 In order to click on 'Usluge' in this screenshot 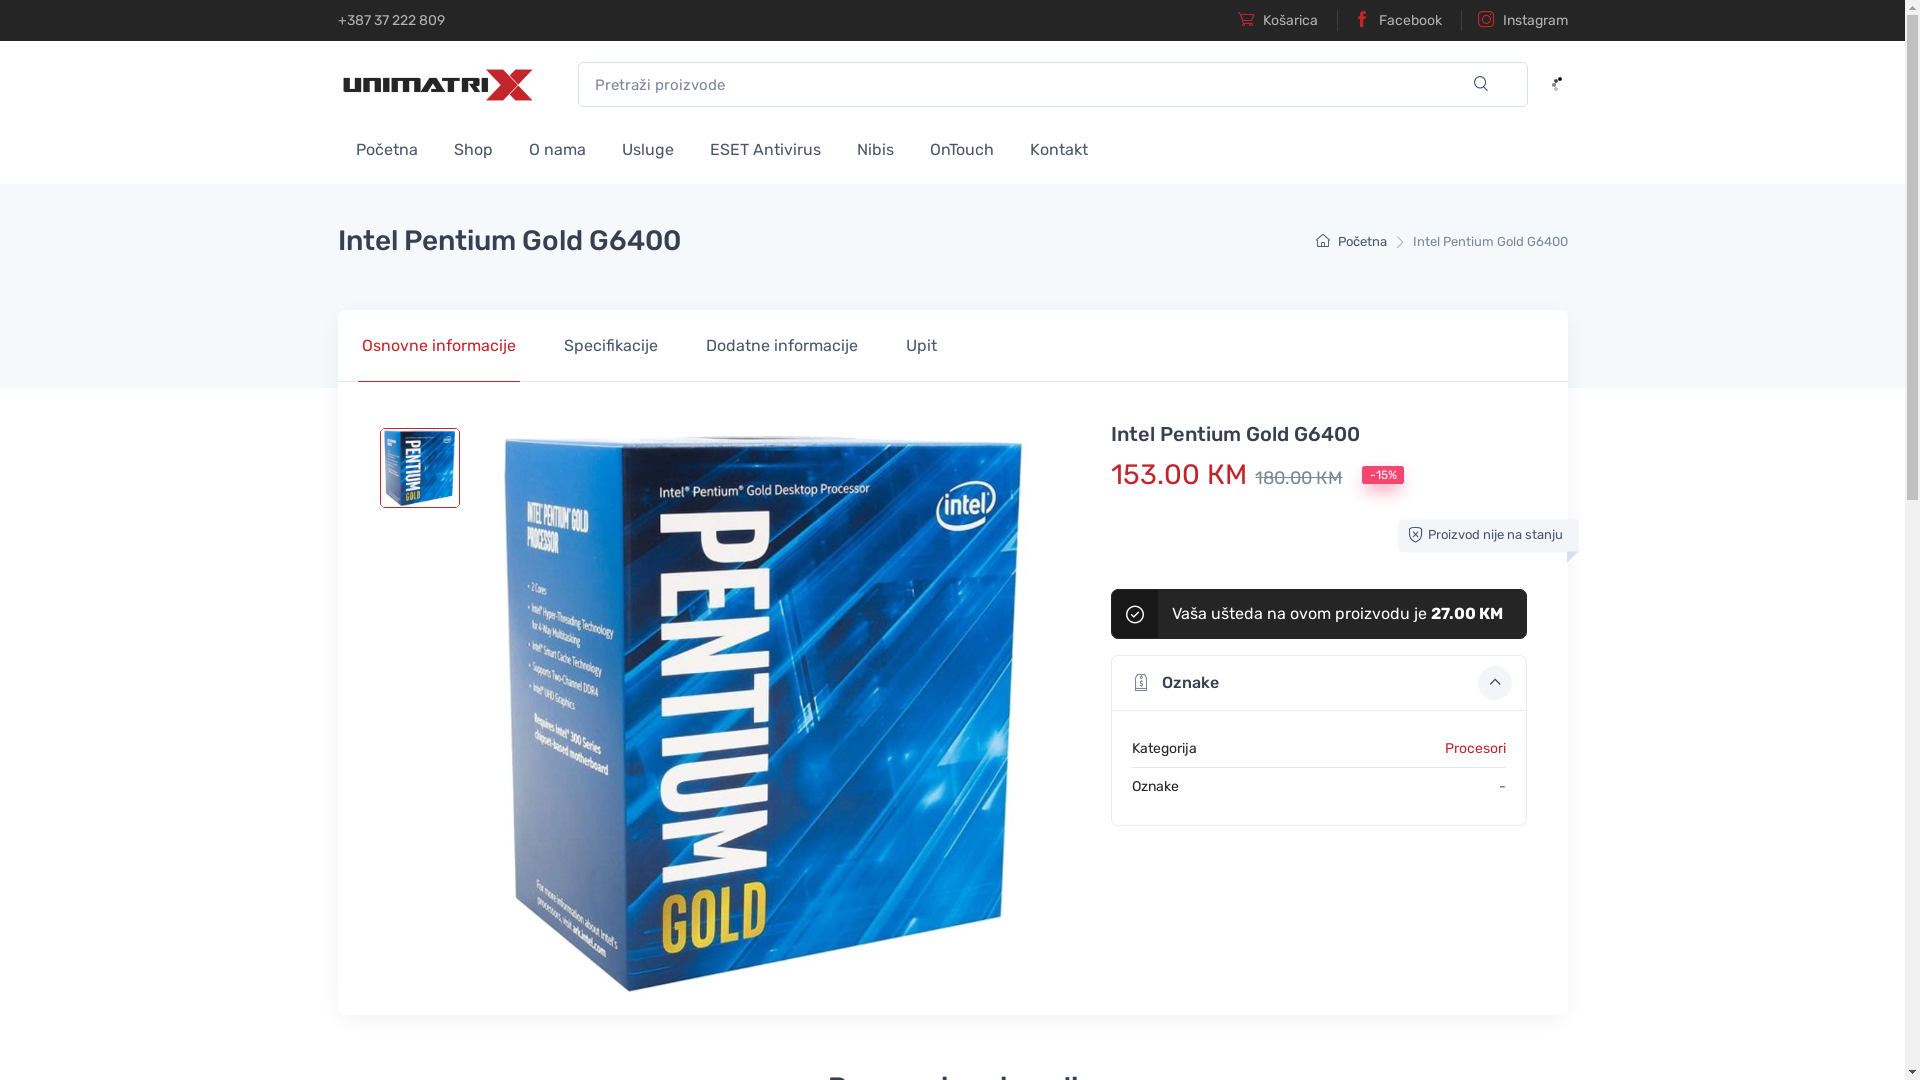, I will do `click(648, 146)`.